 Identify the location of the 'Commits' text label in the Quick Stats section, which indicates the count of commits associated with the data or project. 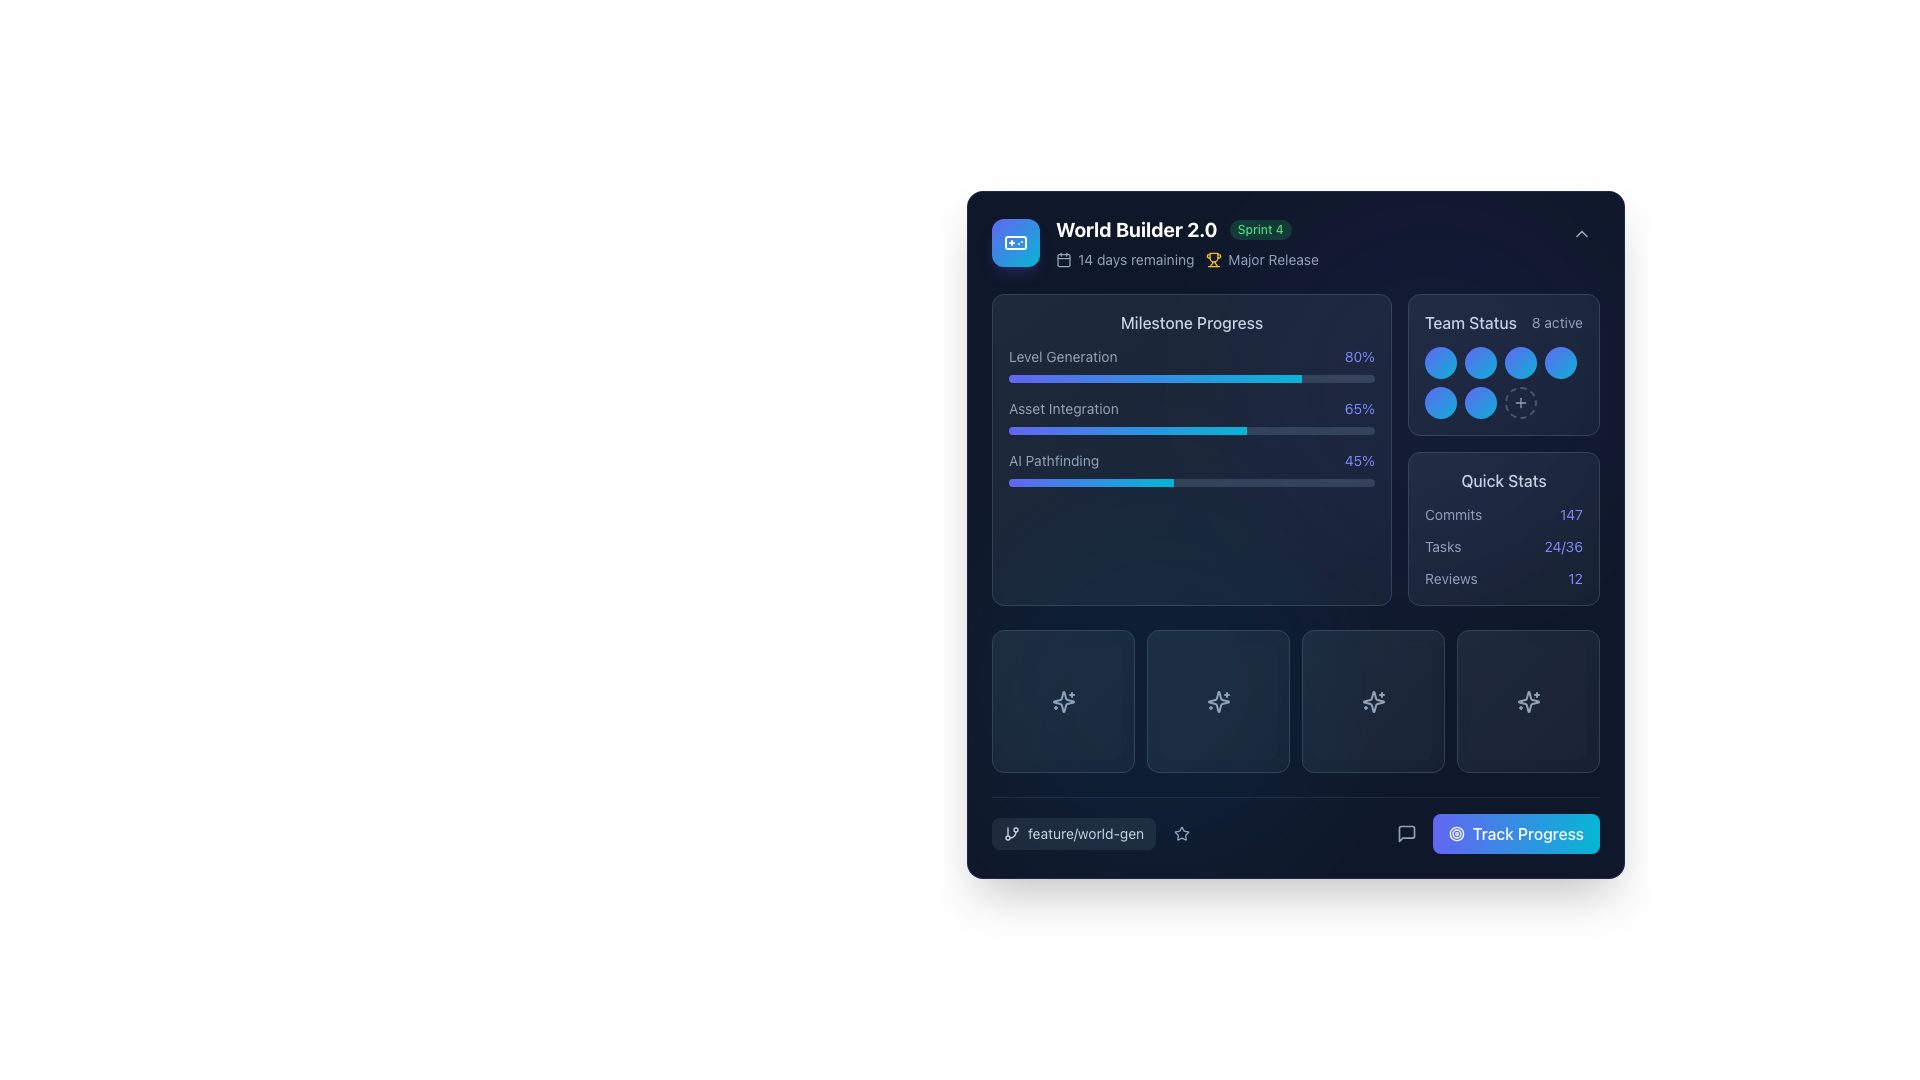
(1453, 514).